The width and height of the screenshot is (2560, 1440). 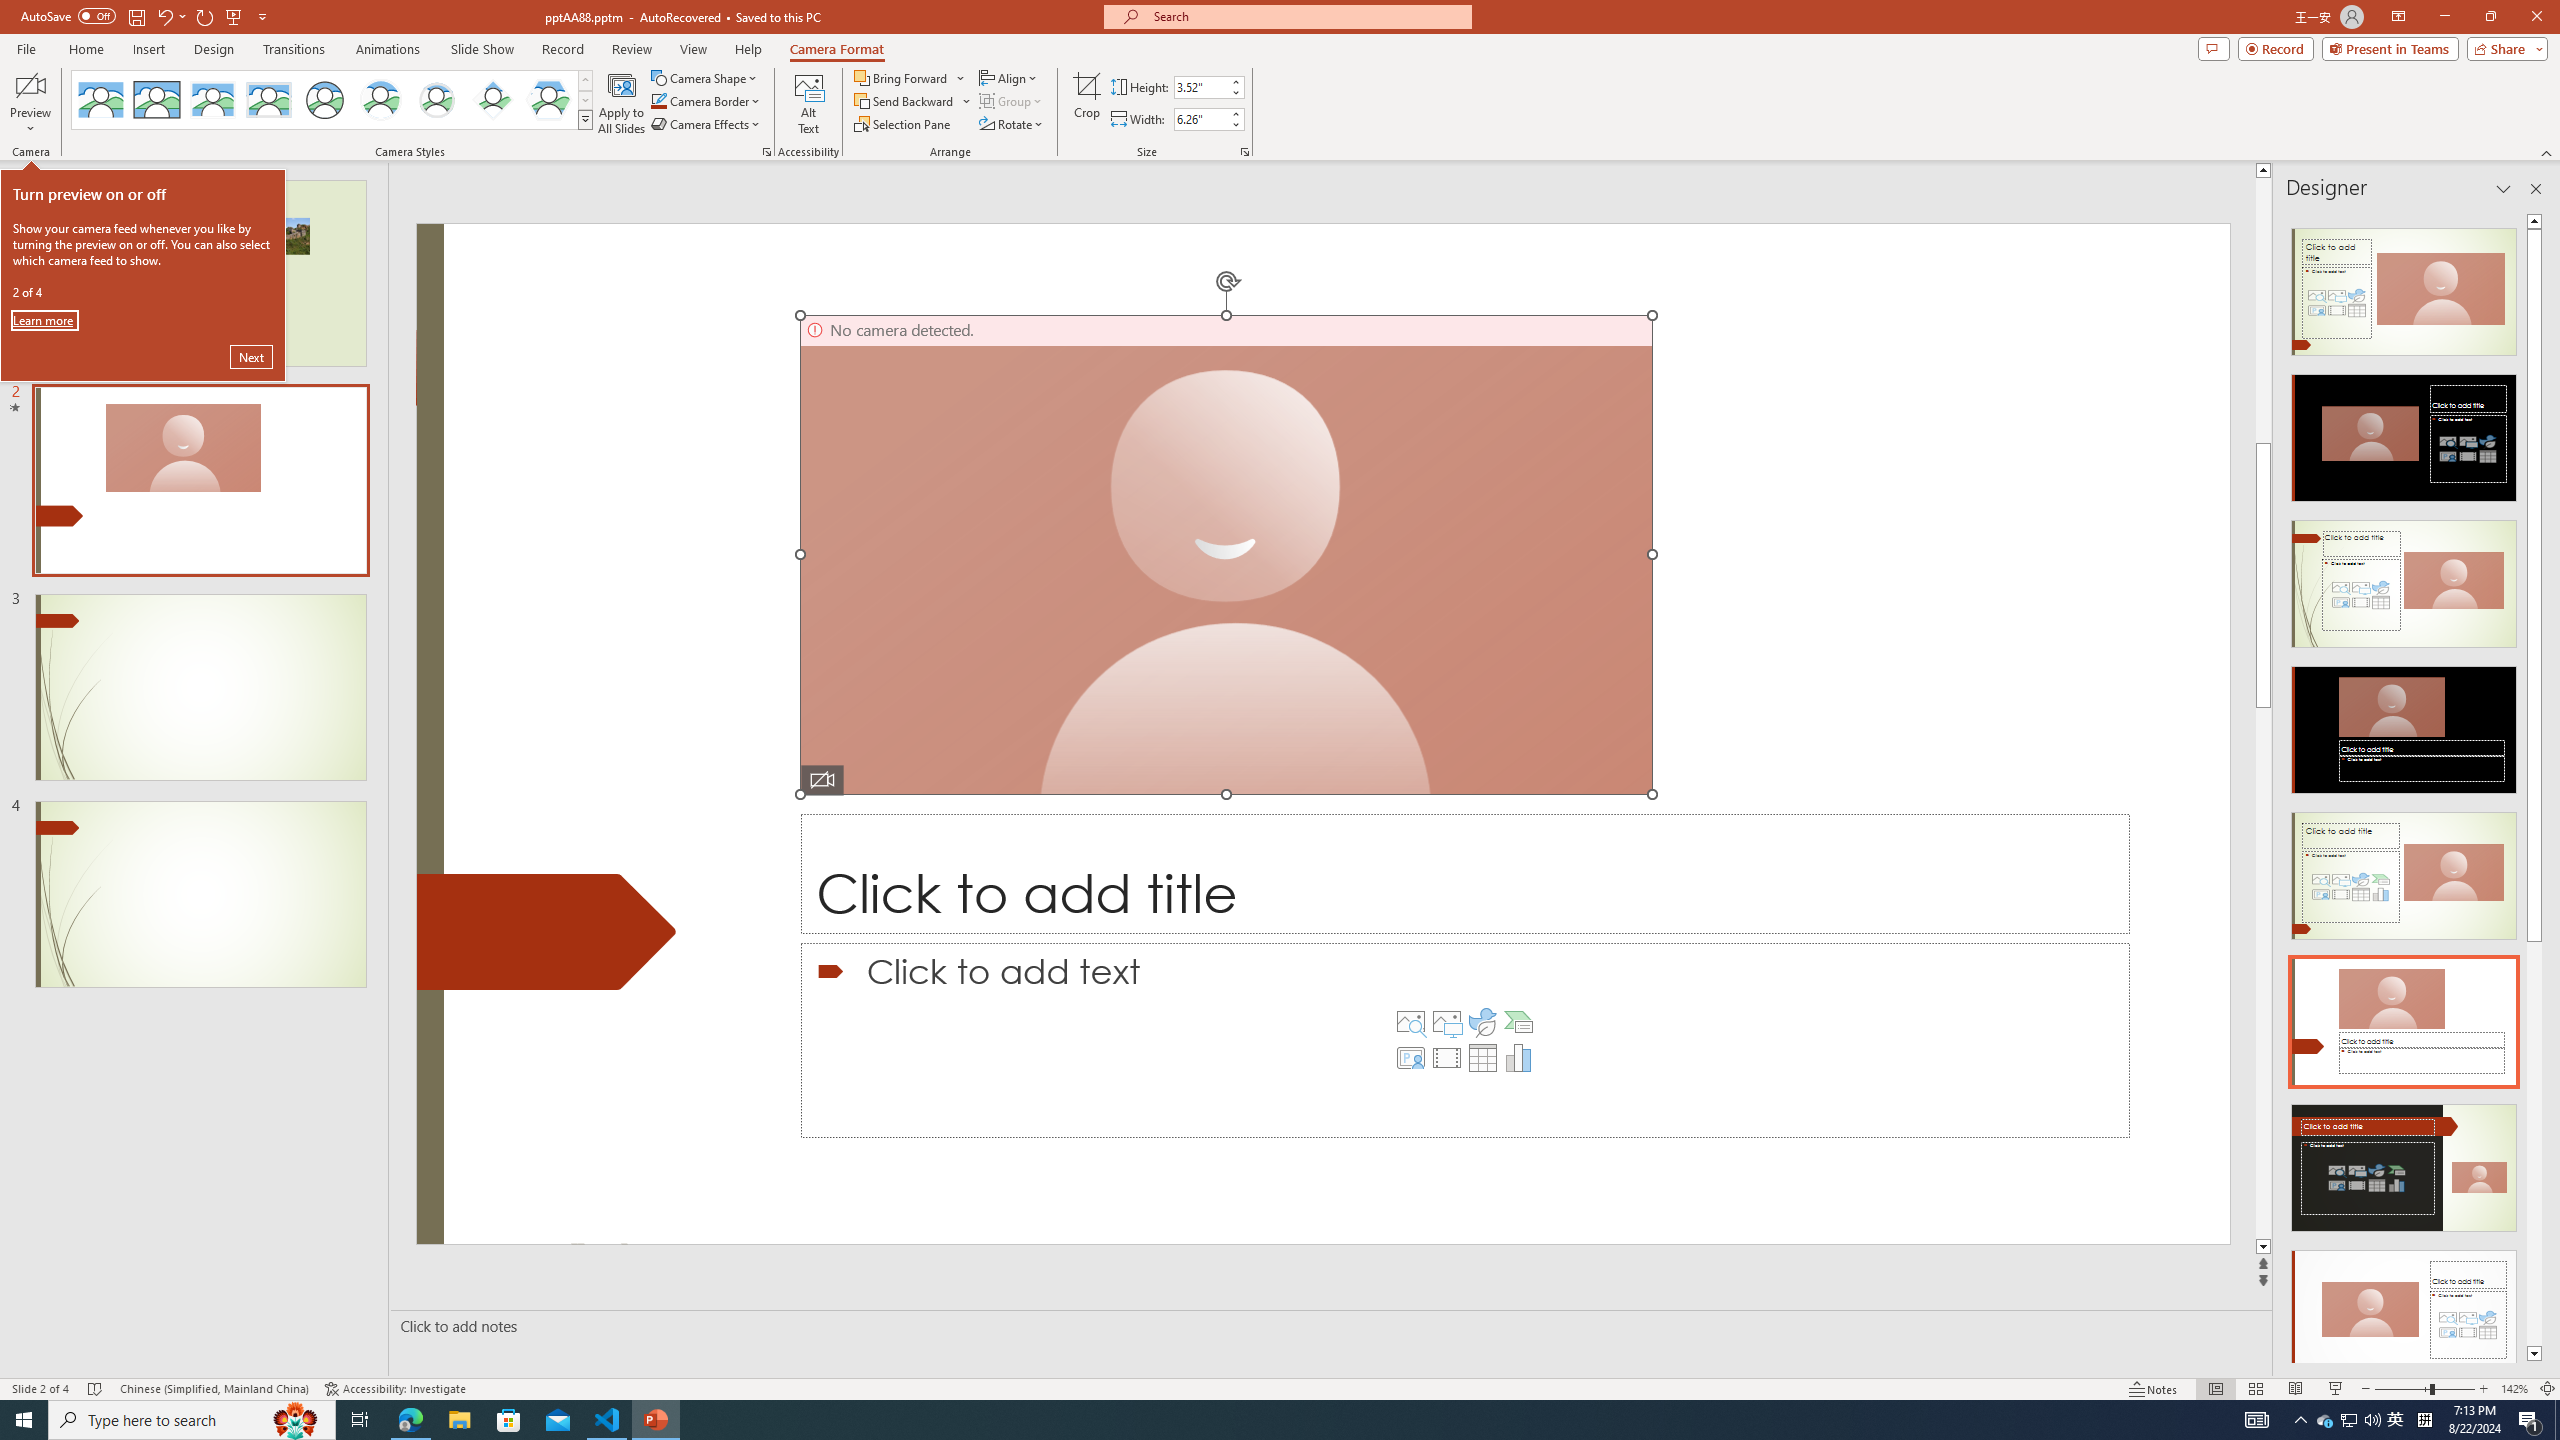 I want to click on 'Soft Edge Rectangle', so click(x=268, y=99).